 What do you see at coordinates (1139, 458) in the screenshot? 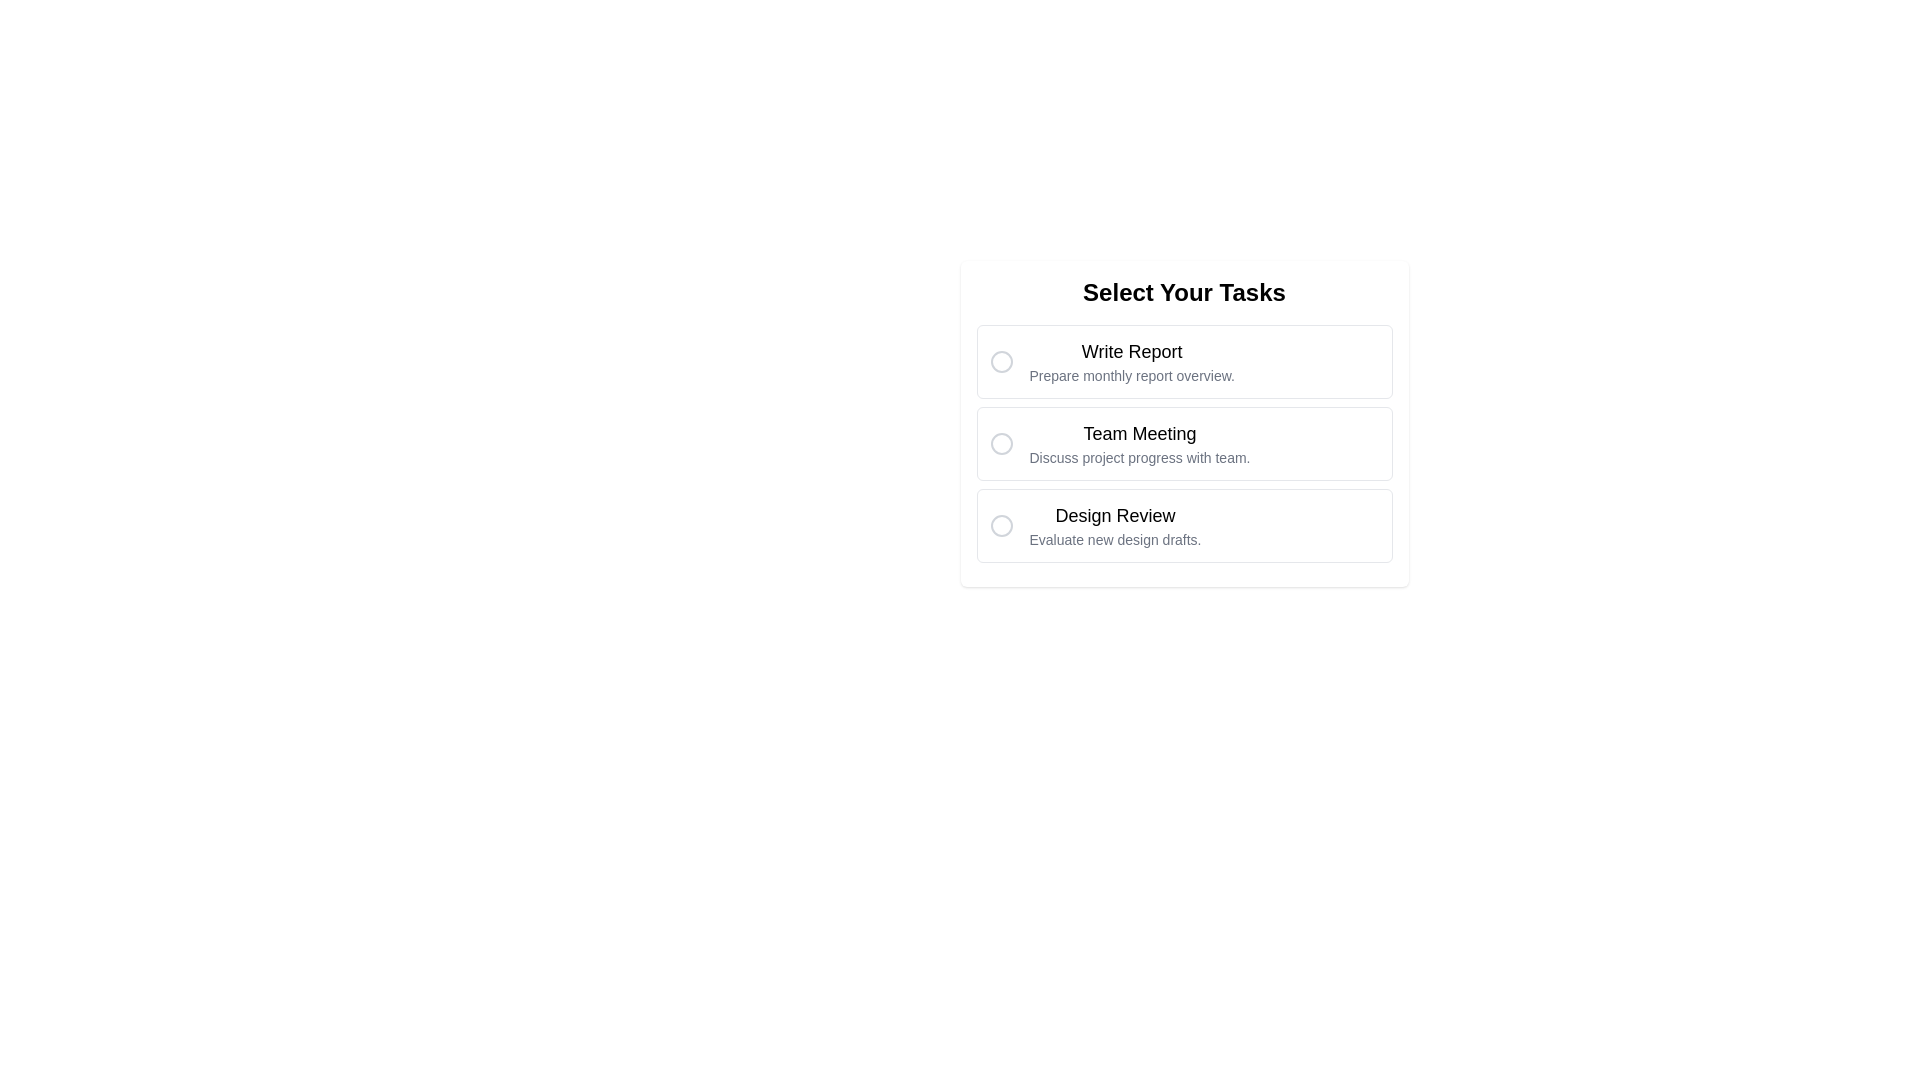
I see `the text label that reads 'Discuss project progress with team.', which is styled in a smaller font size and lighter gray color, positioned beneath the 'Team Meeting' title` at bounding box center [1139, 458].